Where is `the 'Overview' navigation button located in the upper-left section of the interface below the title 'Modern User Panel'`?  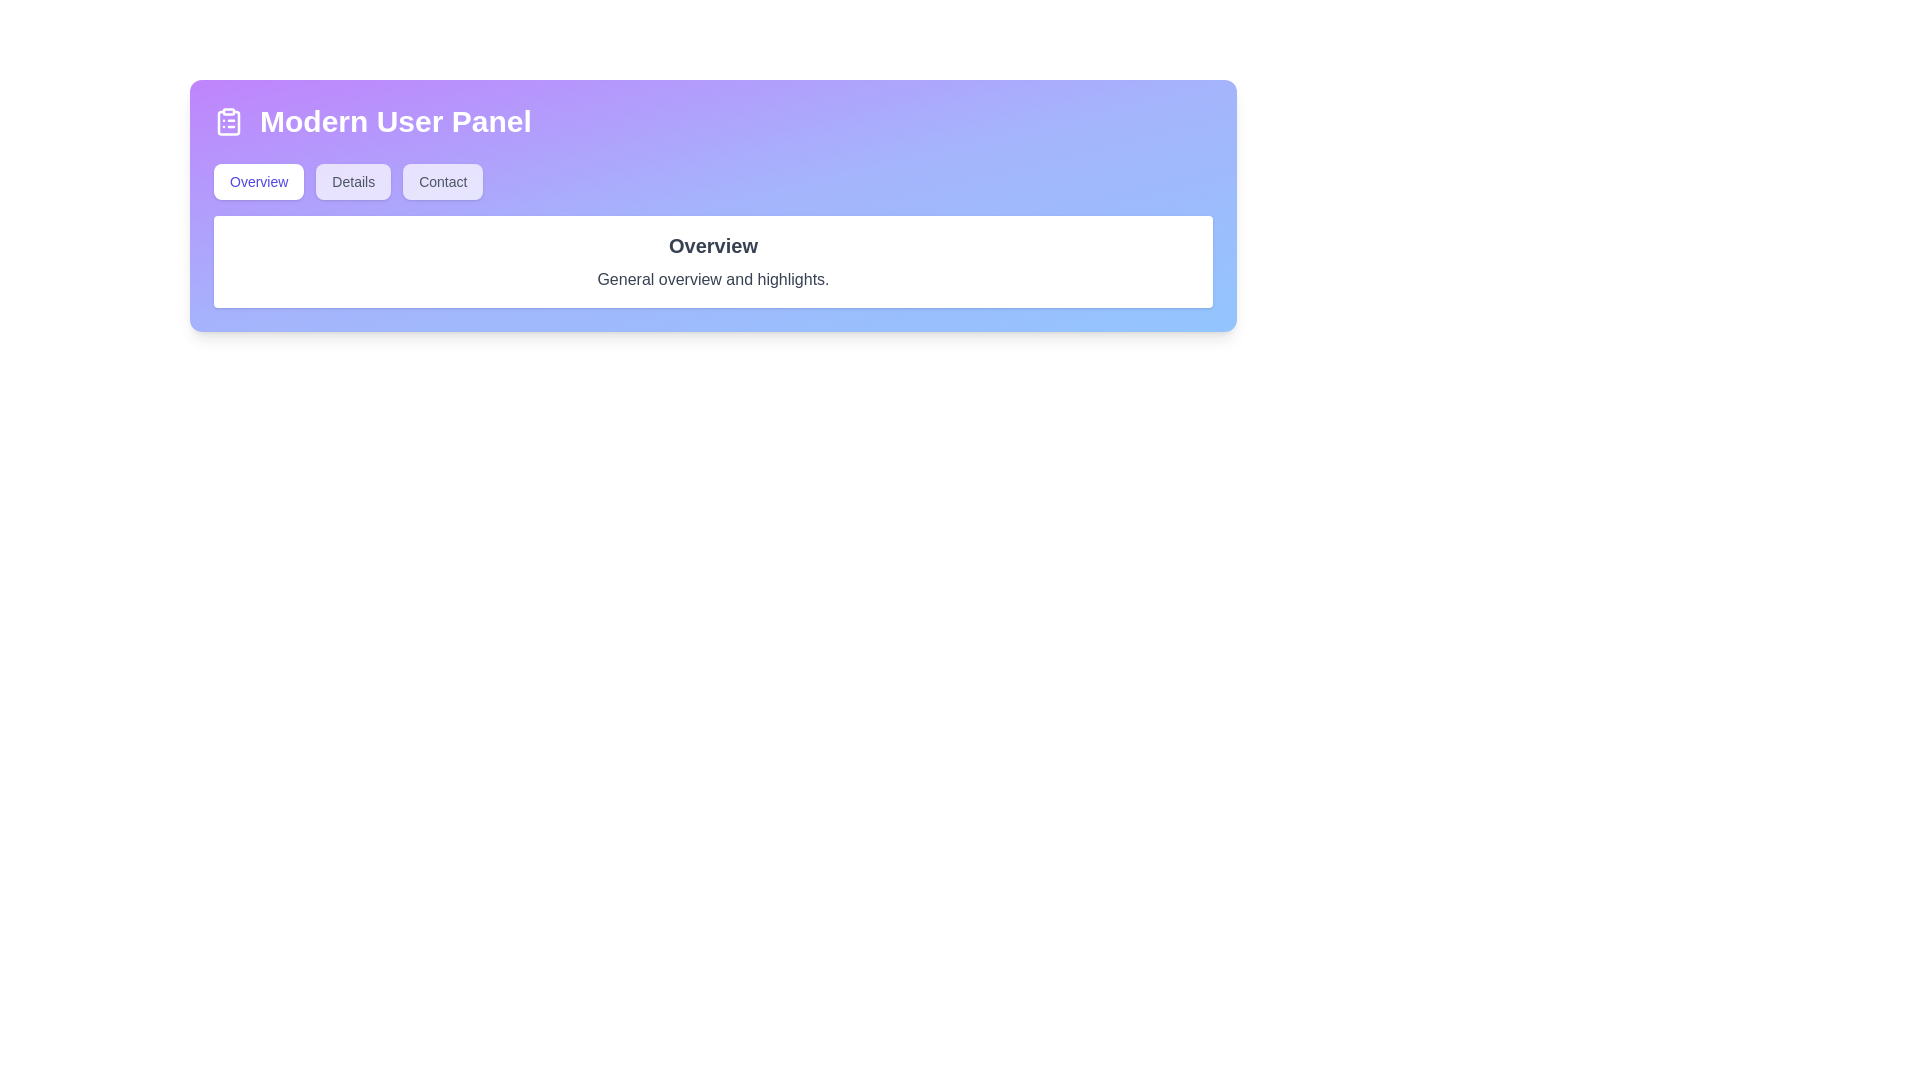
the 'Overview' navigation button located in the upper-left section of the interface below the title 'Modern User Panel' is located at coordinates (258, 181).